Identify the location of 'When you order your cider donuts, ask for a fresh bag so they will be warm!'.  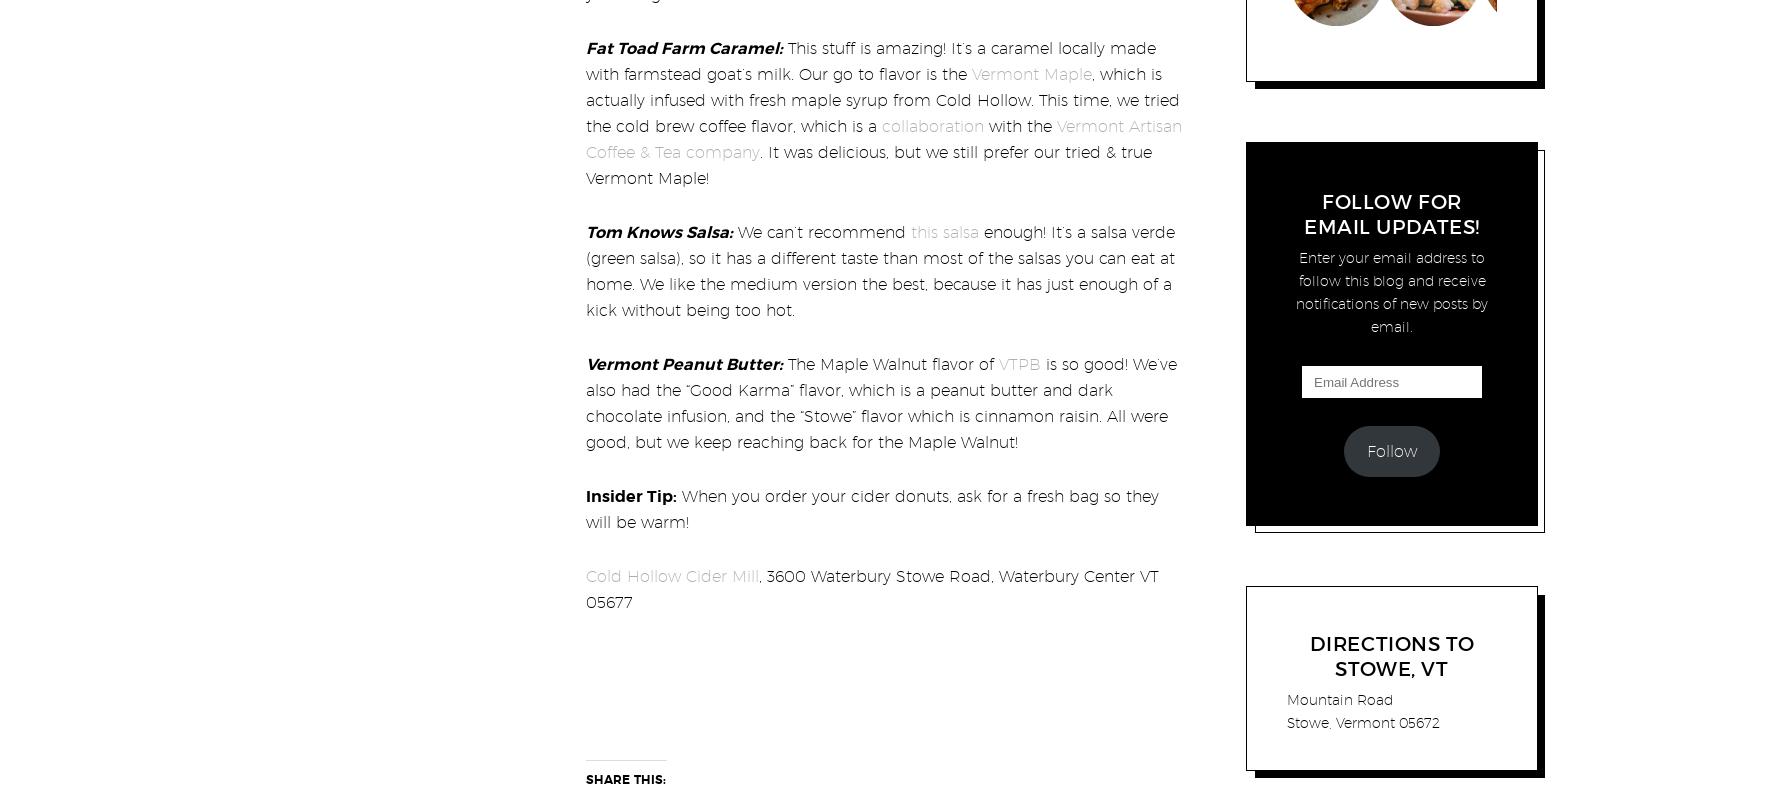
(872, 508).